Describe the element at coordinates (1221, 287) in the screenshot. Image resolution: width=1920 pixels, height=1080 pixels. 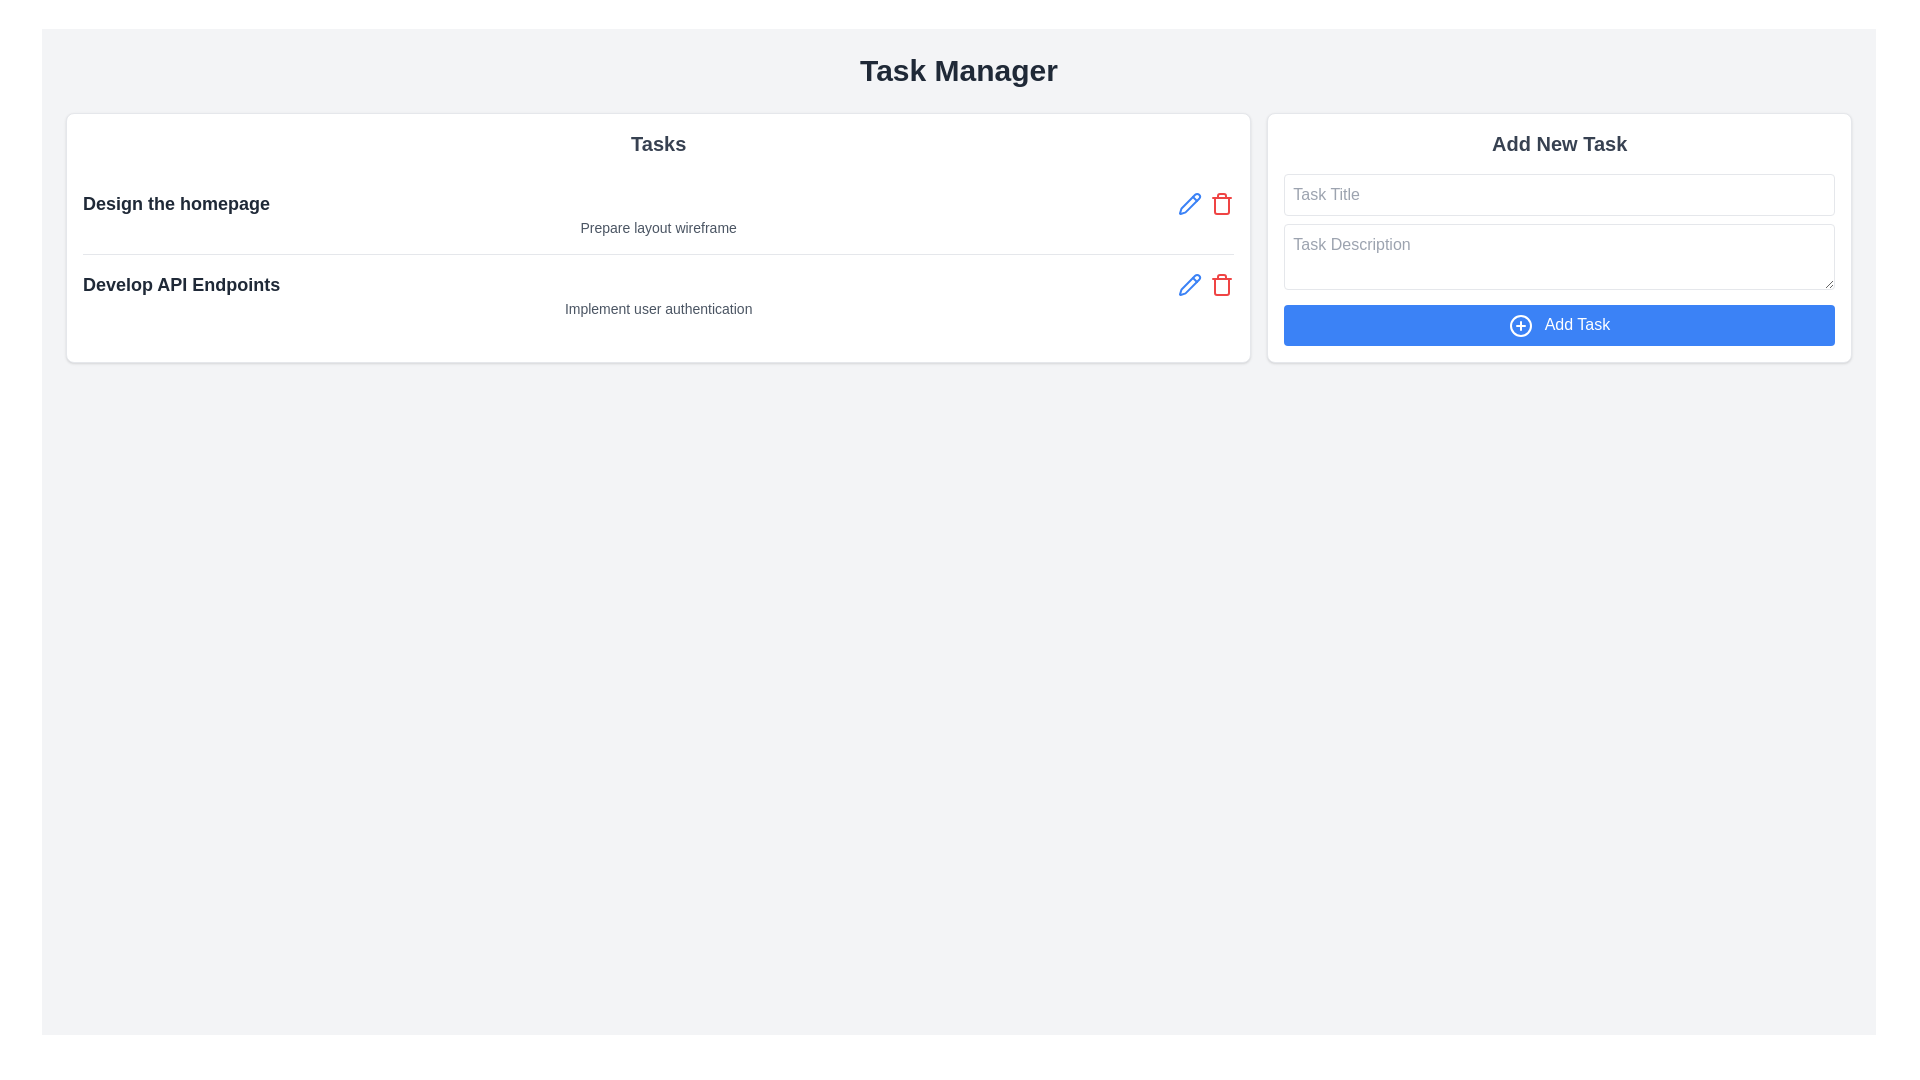
I see `the delete icon button for the task 'Develop API Endpoints'` at that location.